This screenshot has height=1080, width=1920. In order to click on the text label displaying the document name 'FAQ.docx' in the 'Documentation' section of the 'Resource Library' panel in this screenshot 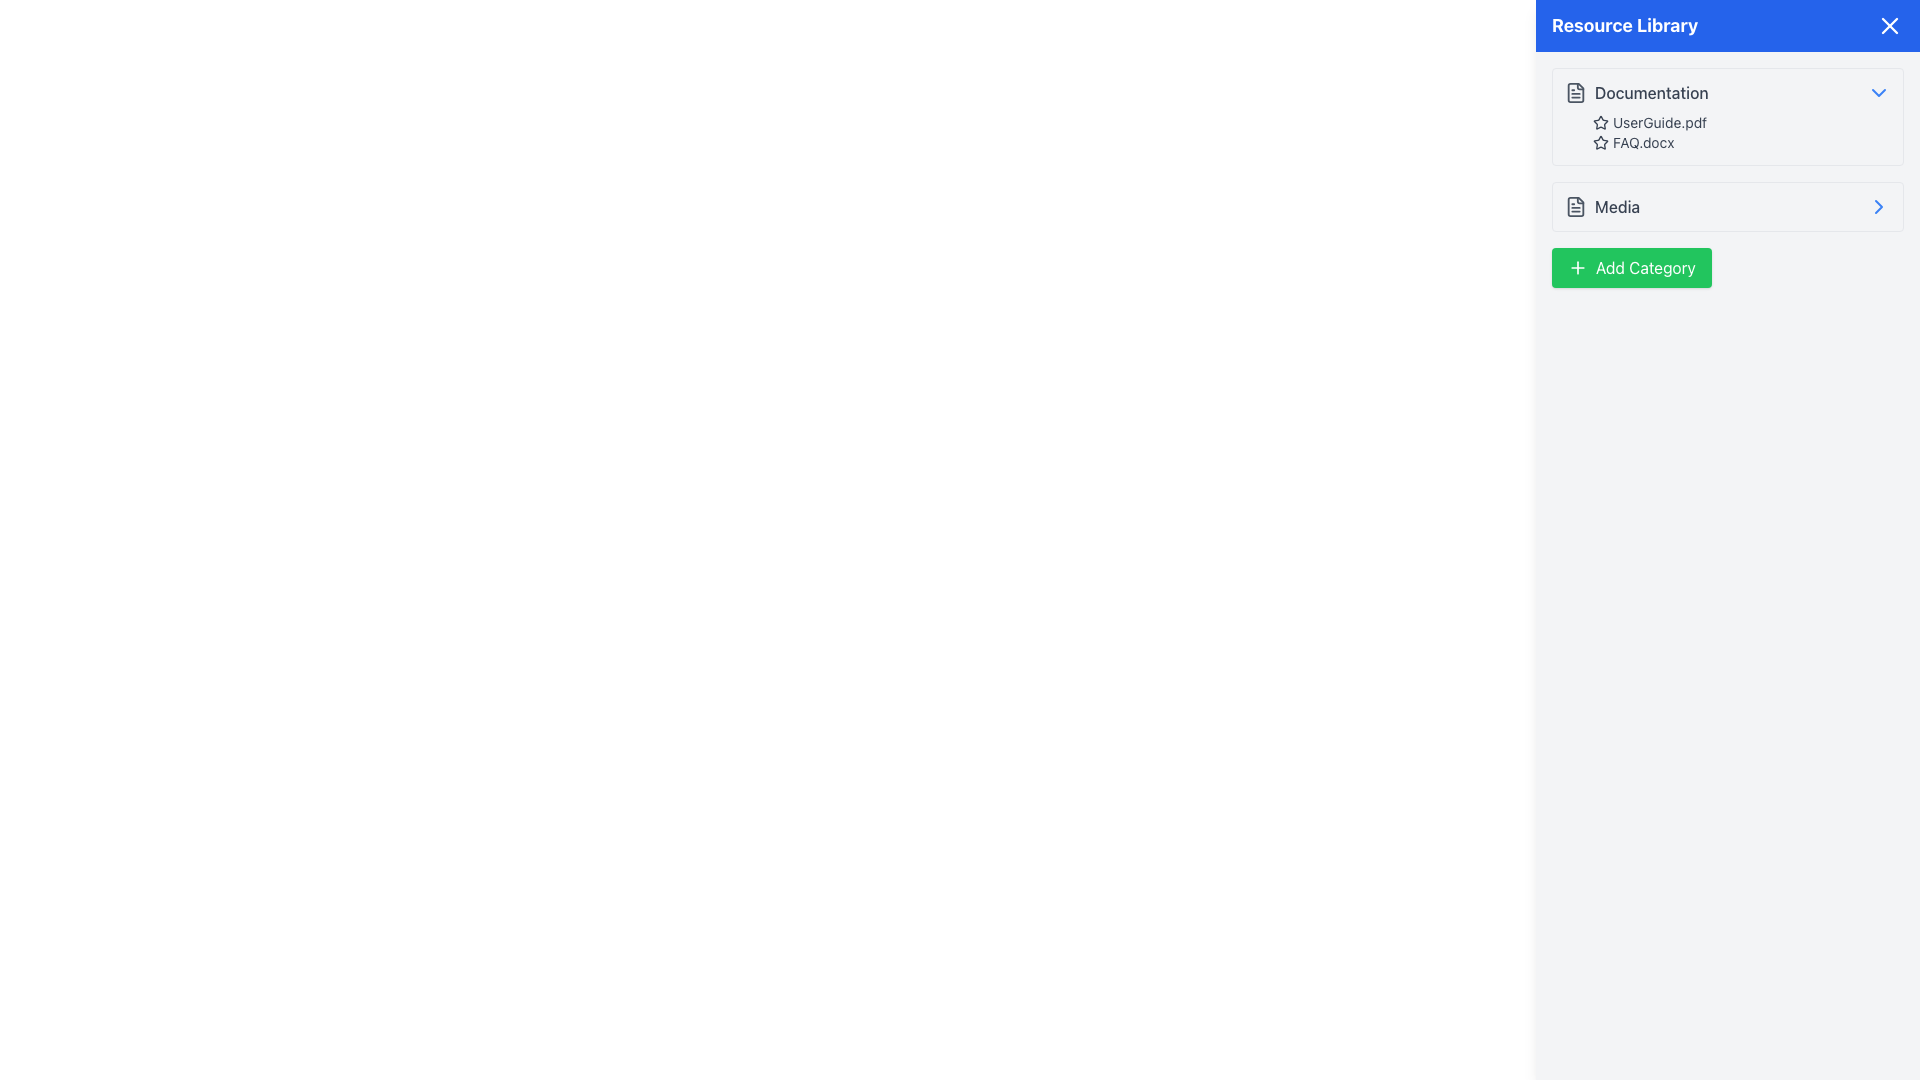, I will do `click(1643, 141)`.